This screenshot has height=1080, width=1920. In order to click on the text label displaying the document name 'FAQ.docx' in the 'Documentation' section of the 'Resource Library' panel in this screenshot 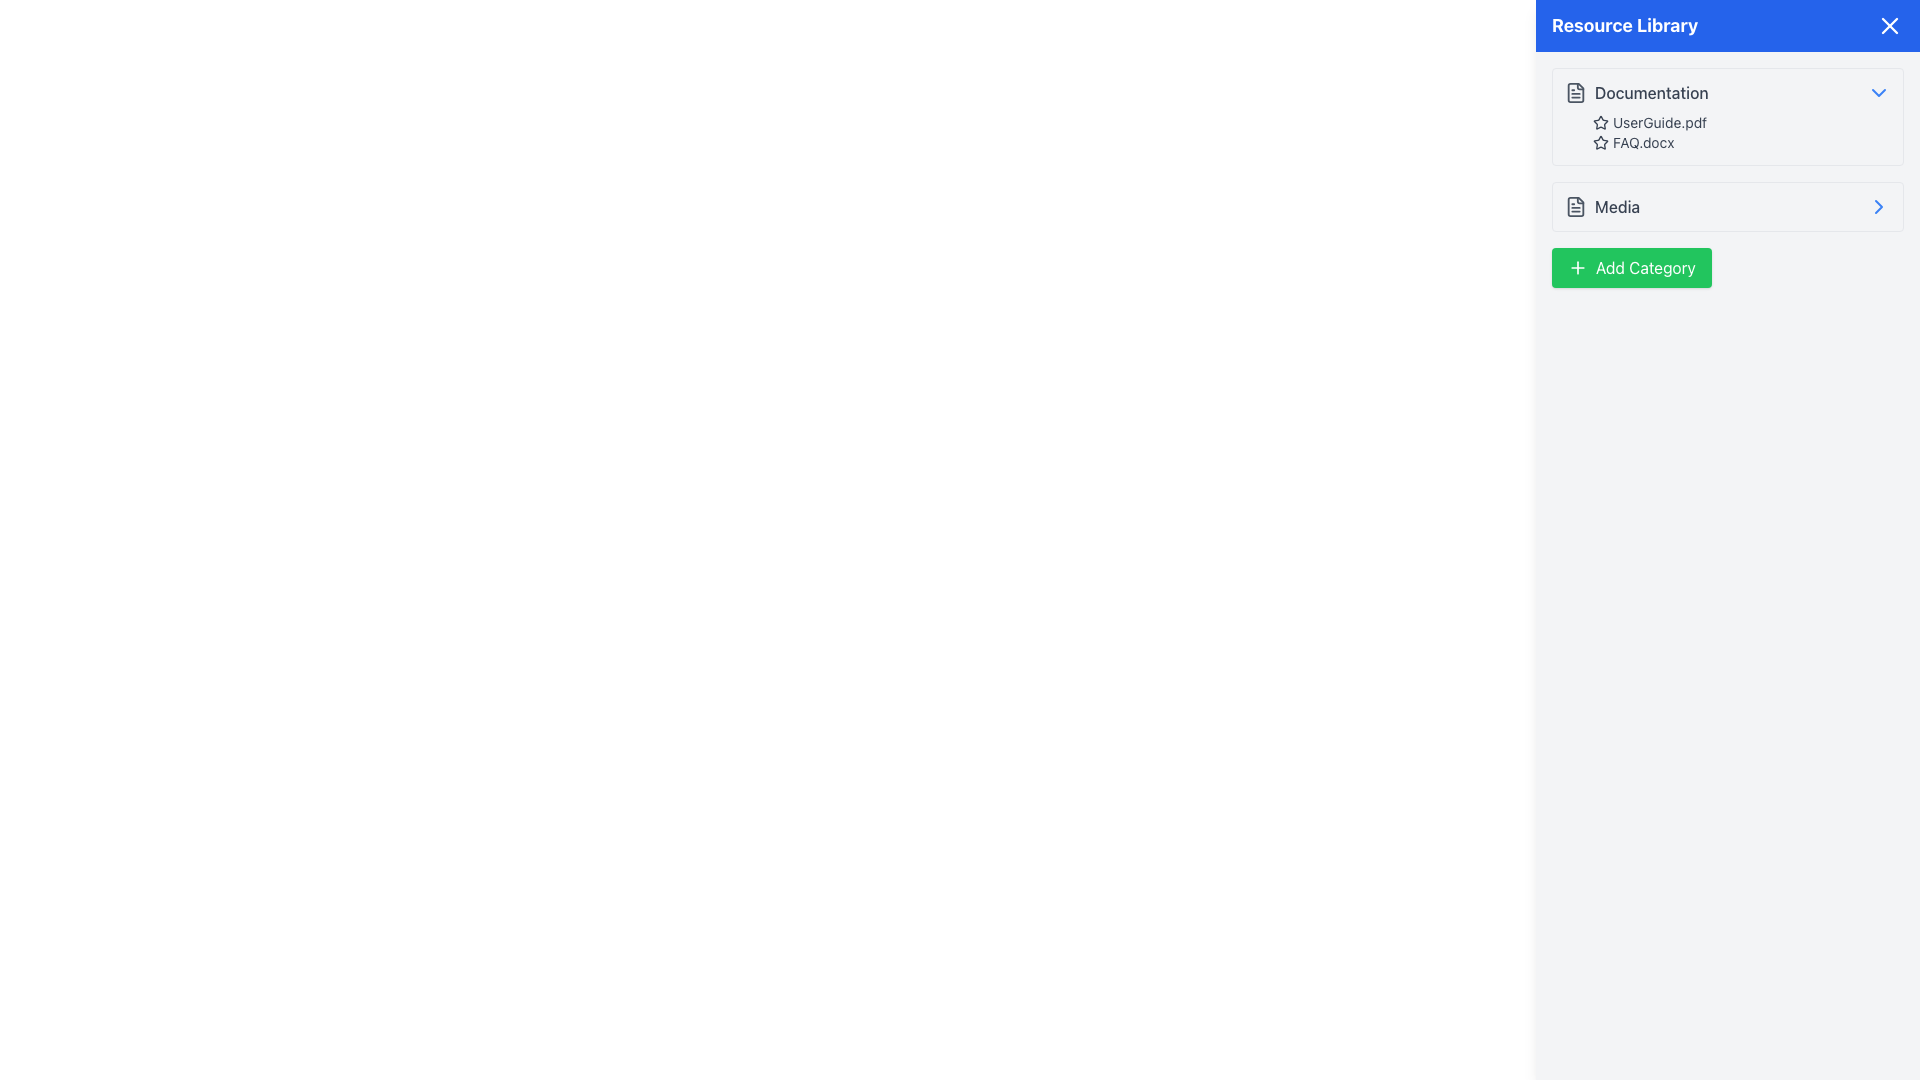, I will do `click(1643, 141)`.